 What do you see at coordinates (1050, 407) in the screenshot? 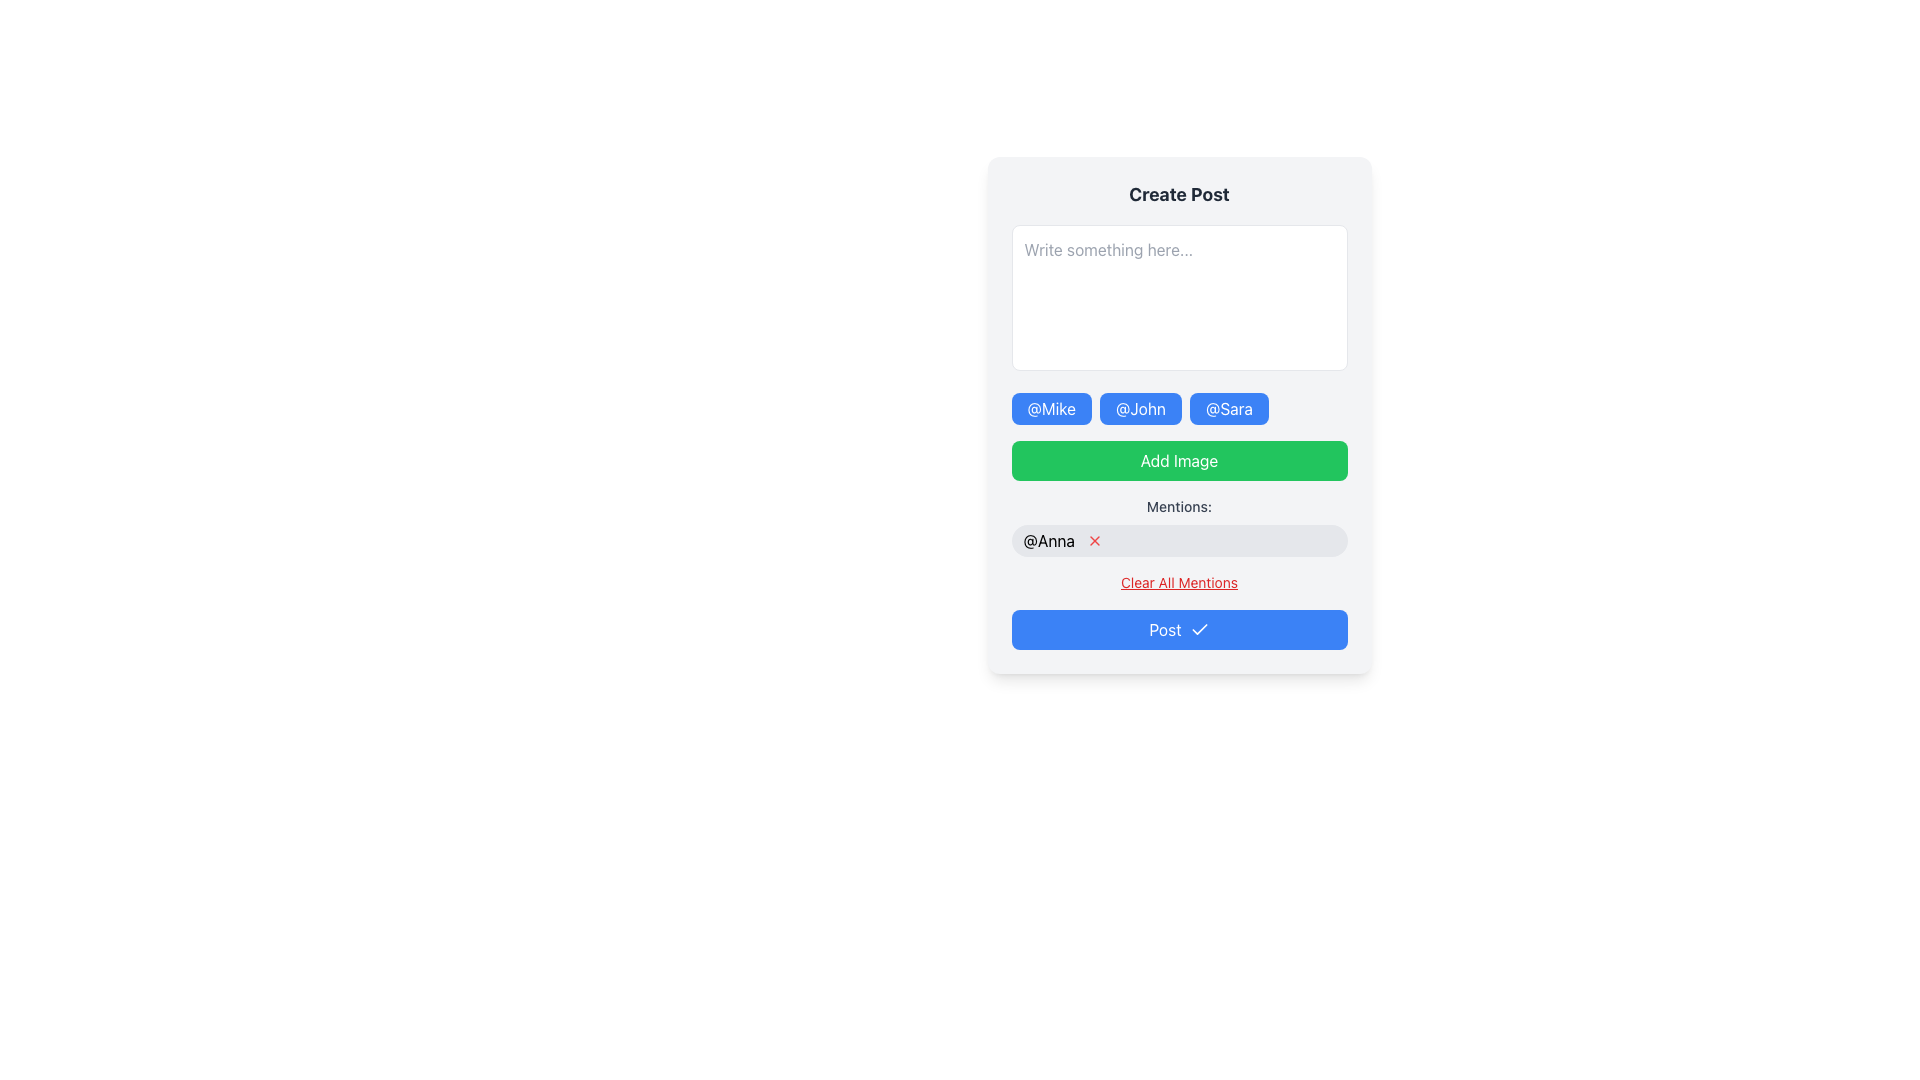
I see `the button labeled '@Mike' with a blue background` at bounding box center [1050, 407].